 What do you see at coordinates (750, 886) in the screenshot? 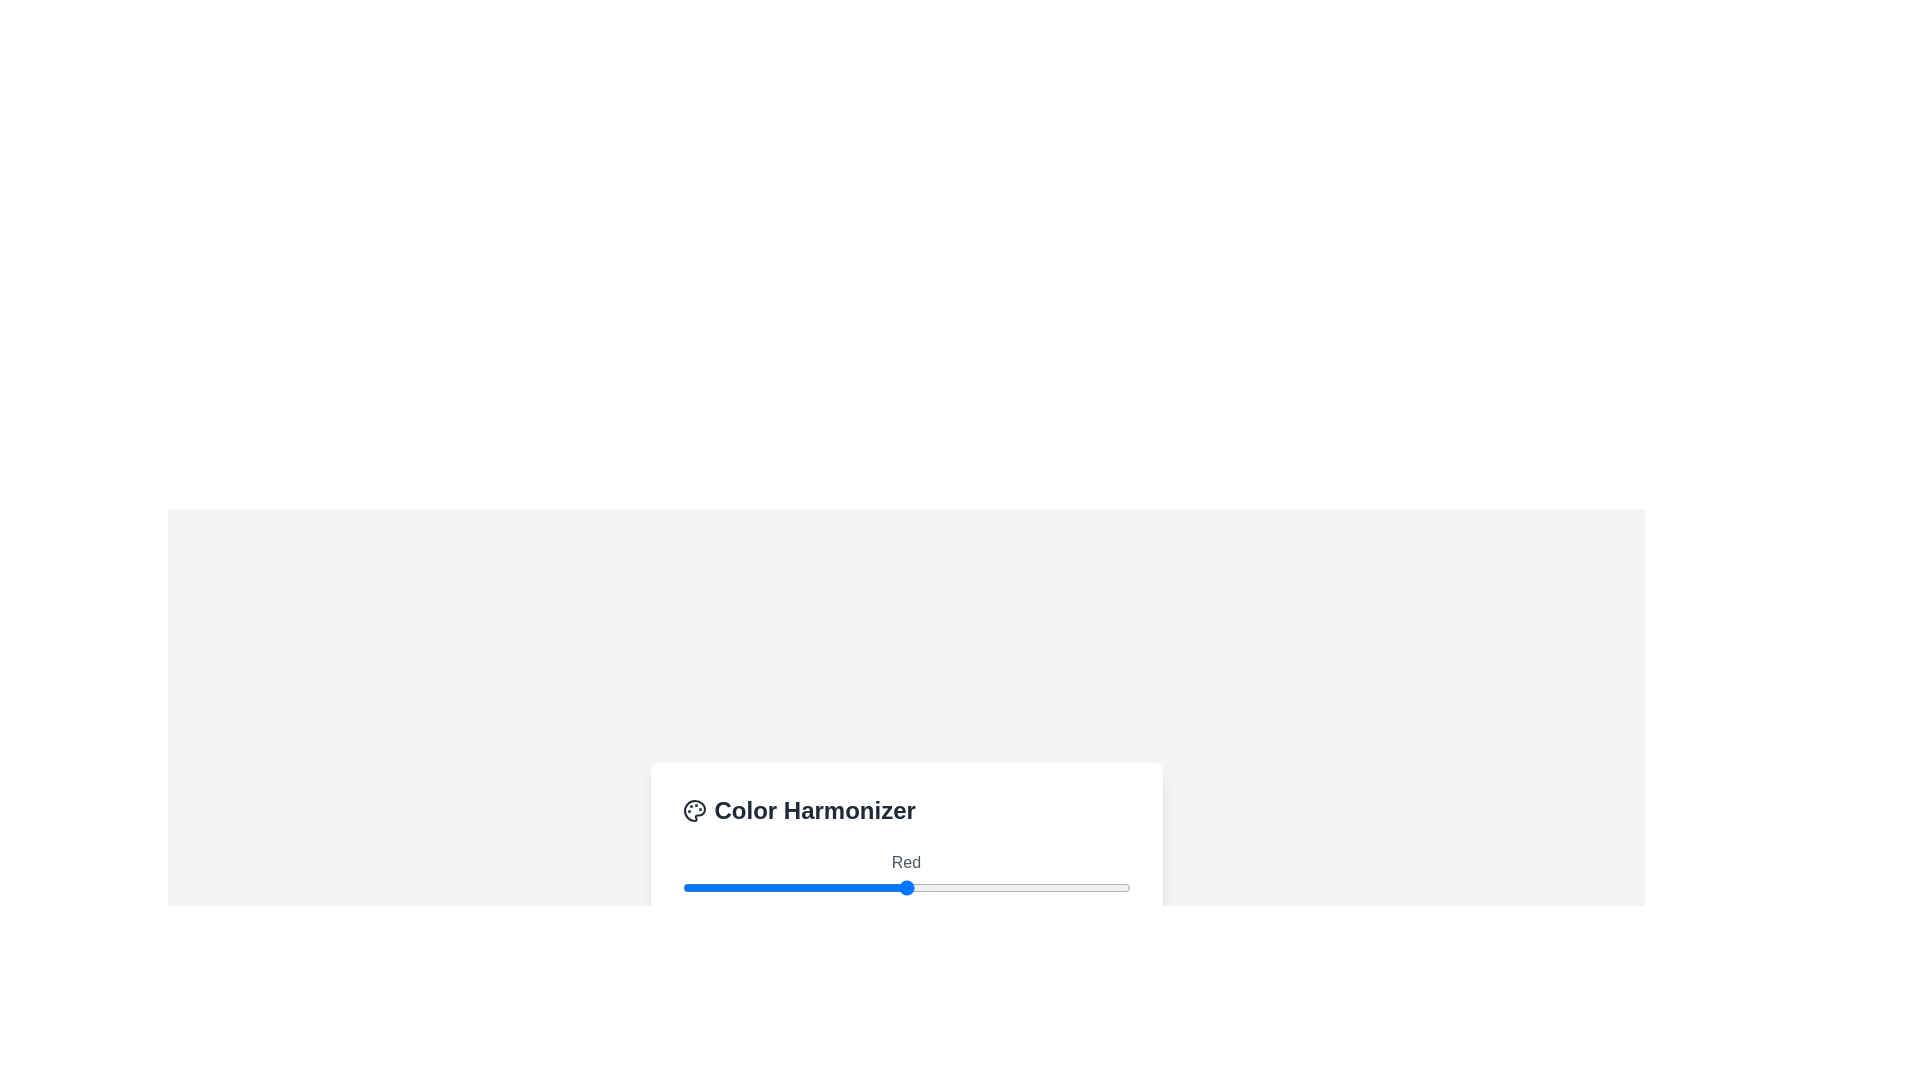
I see `the red slider to set its value to 39` at bounding box center [750, 886].